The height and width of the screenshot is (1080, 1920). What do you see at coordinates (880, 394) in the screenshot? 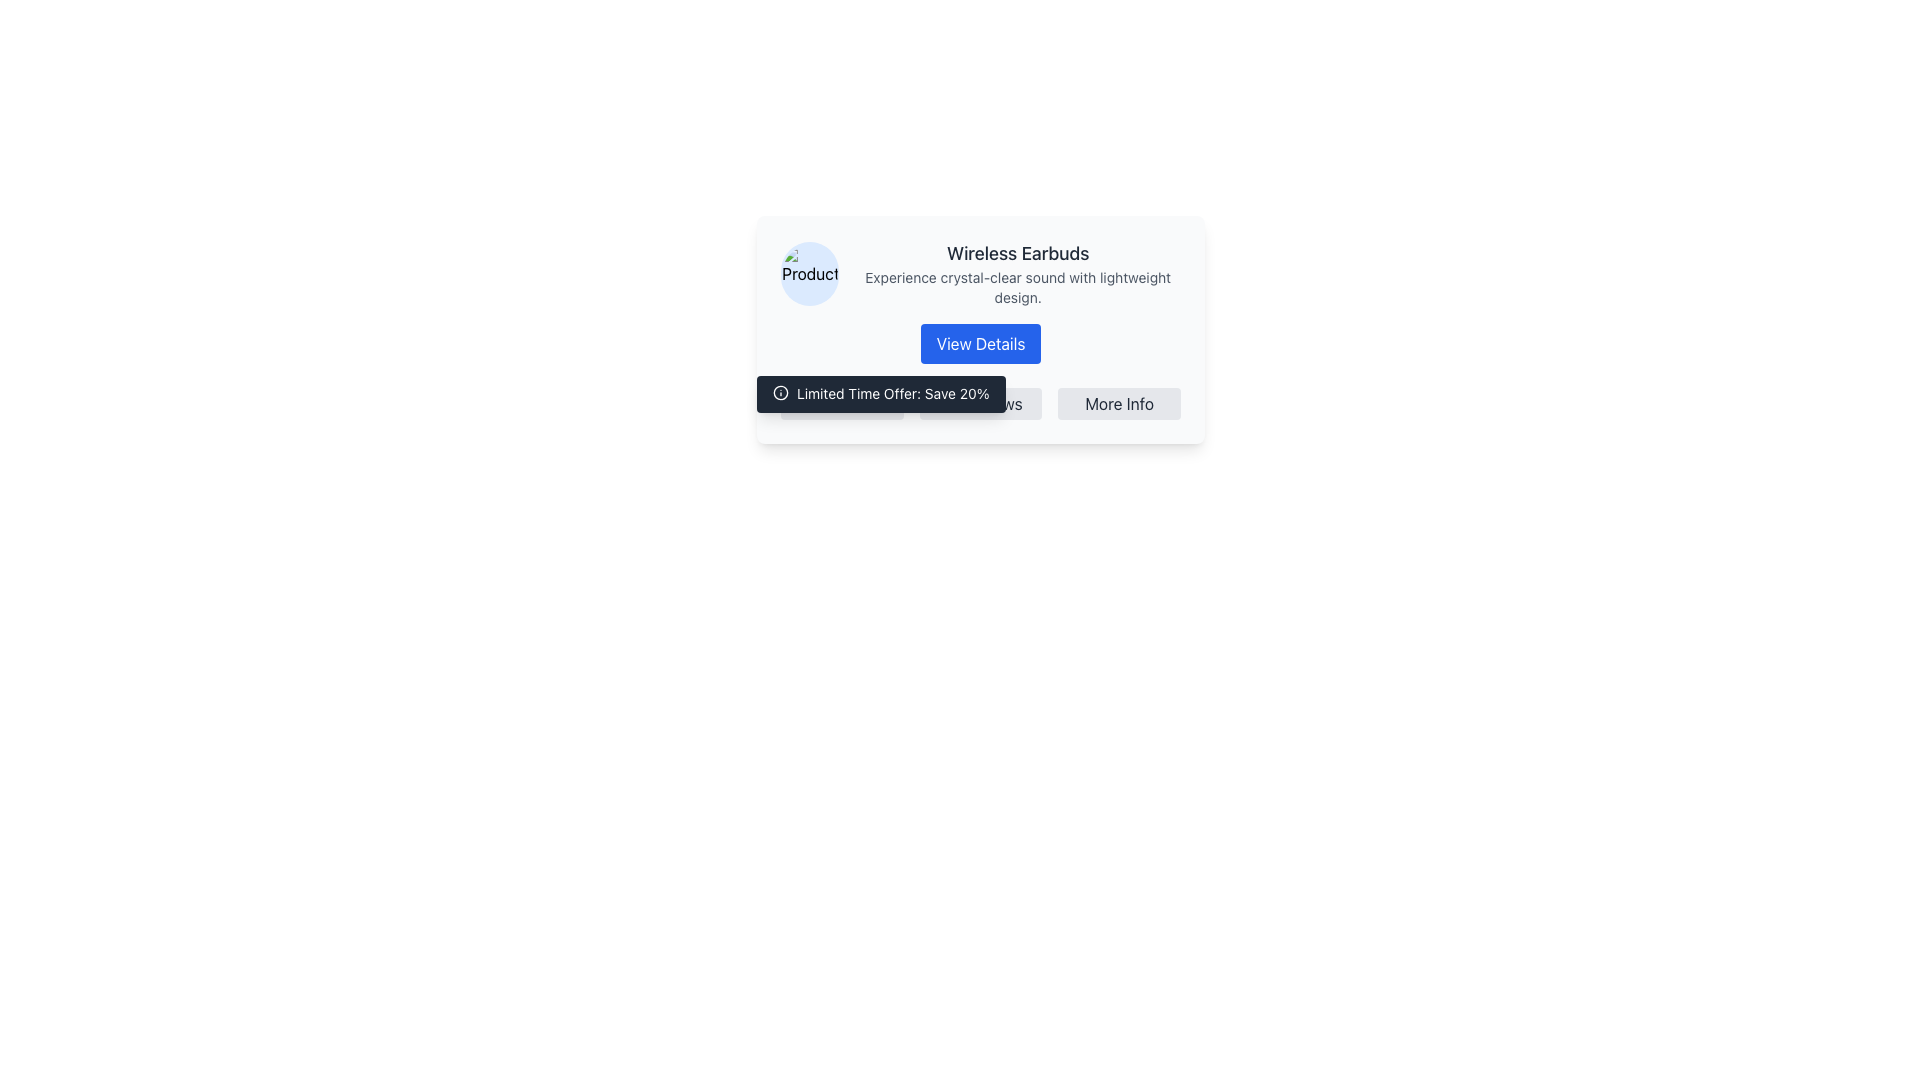
I see `the informational notification box that displays the promotional offer, located centrally below the 'View Details' button` at bounding box center [880, 394].